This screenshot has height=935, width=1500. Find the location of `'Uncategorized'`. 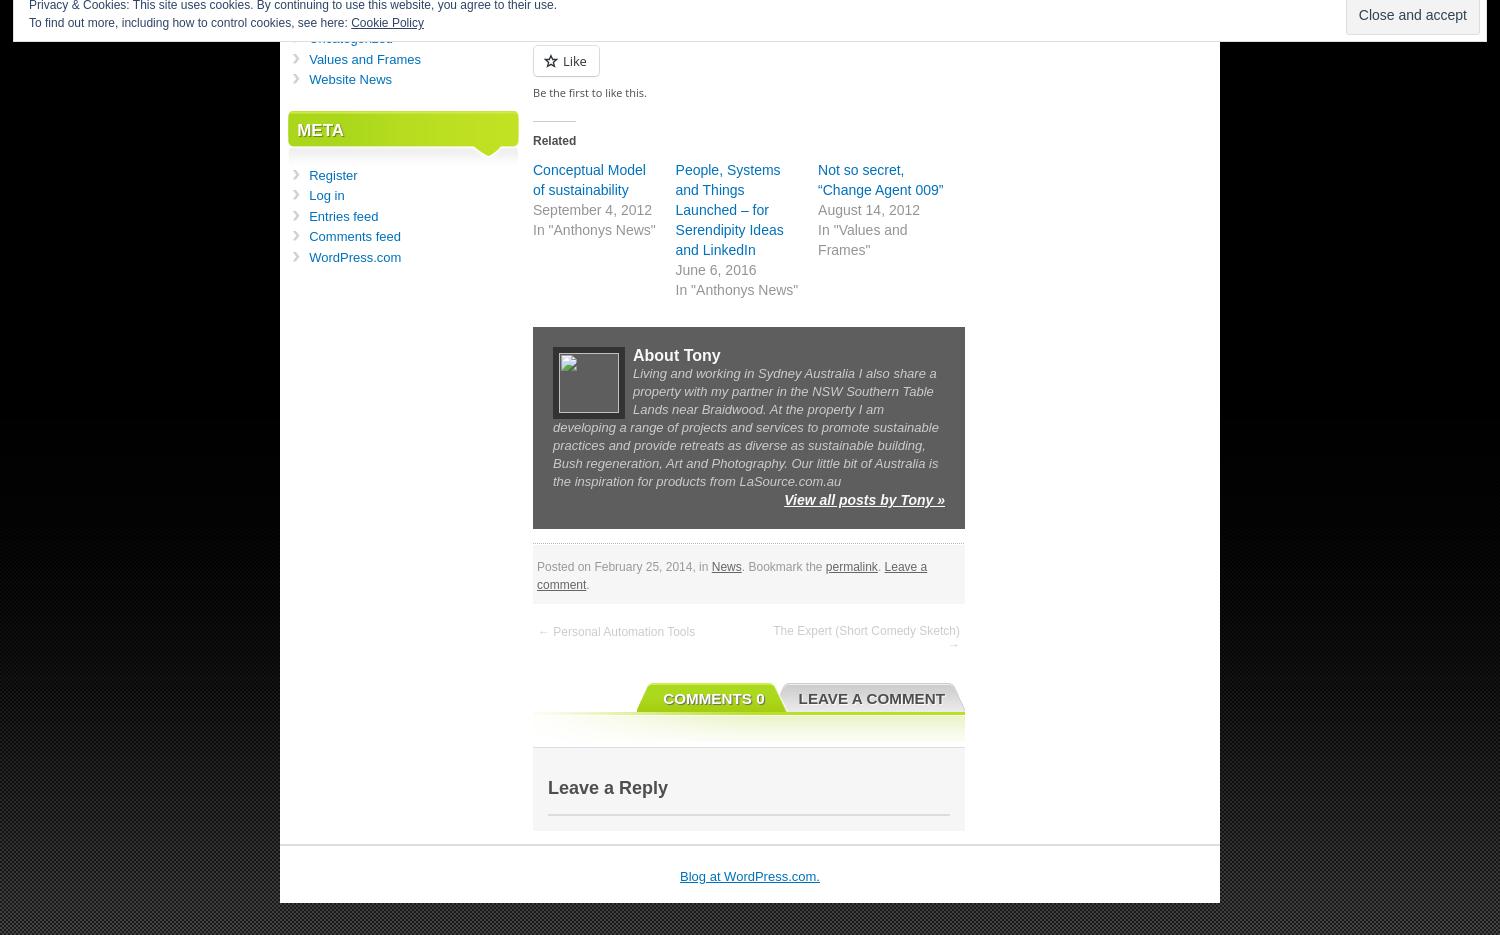

'Uncategorized' is located at coordinates (350, 37).